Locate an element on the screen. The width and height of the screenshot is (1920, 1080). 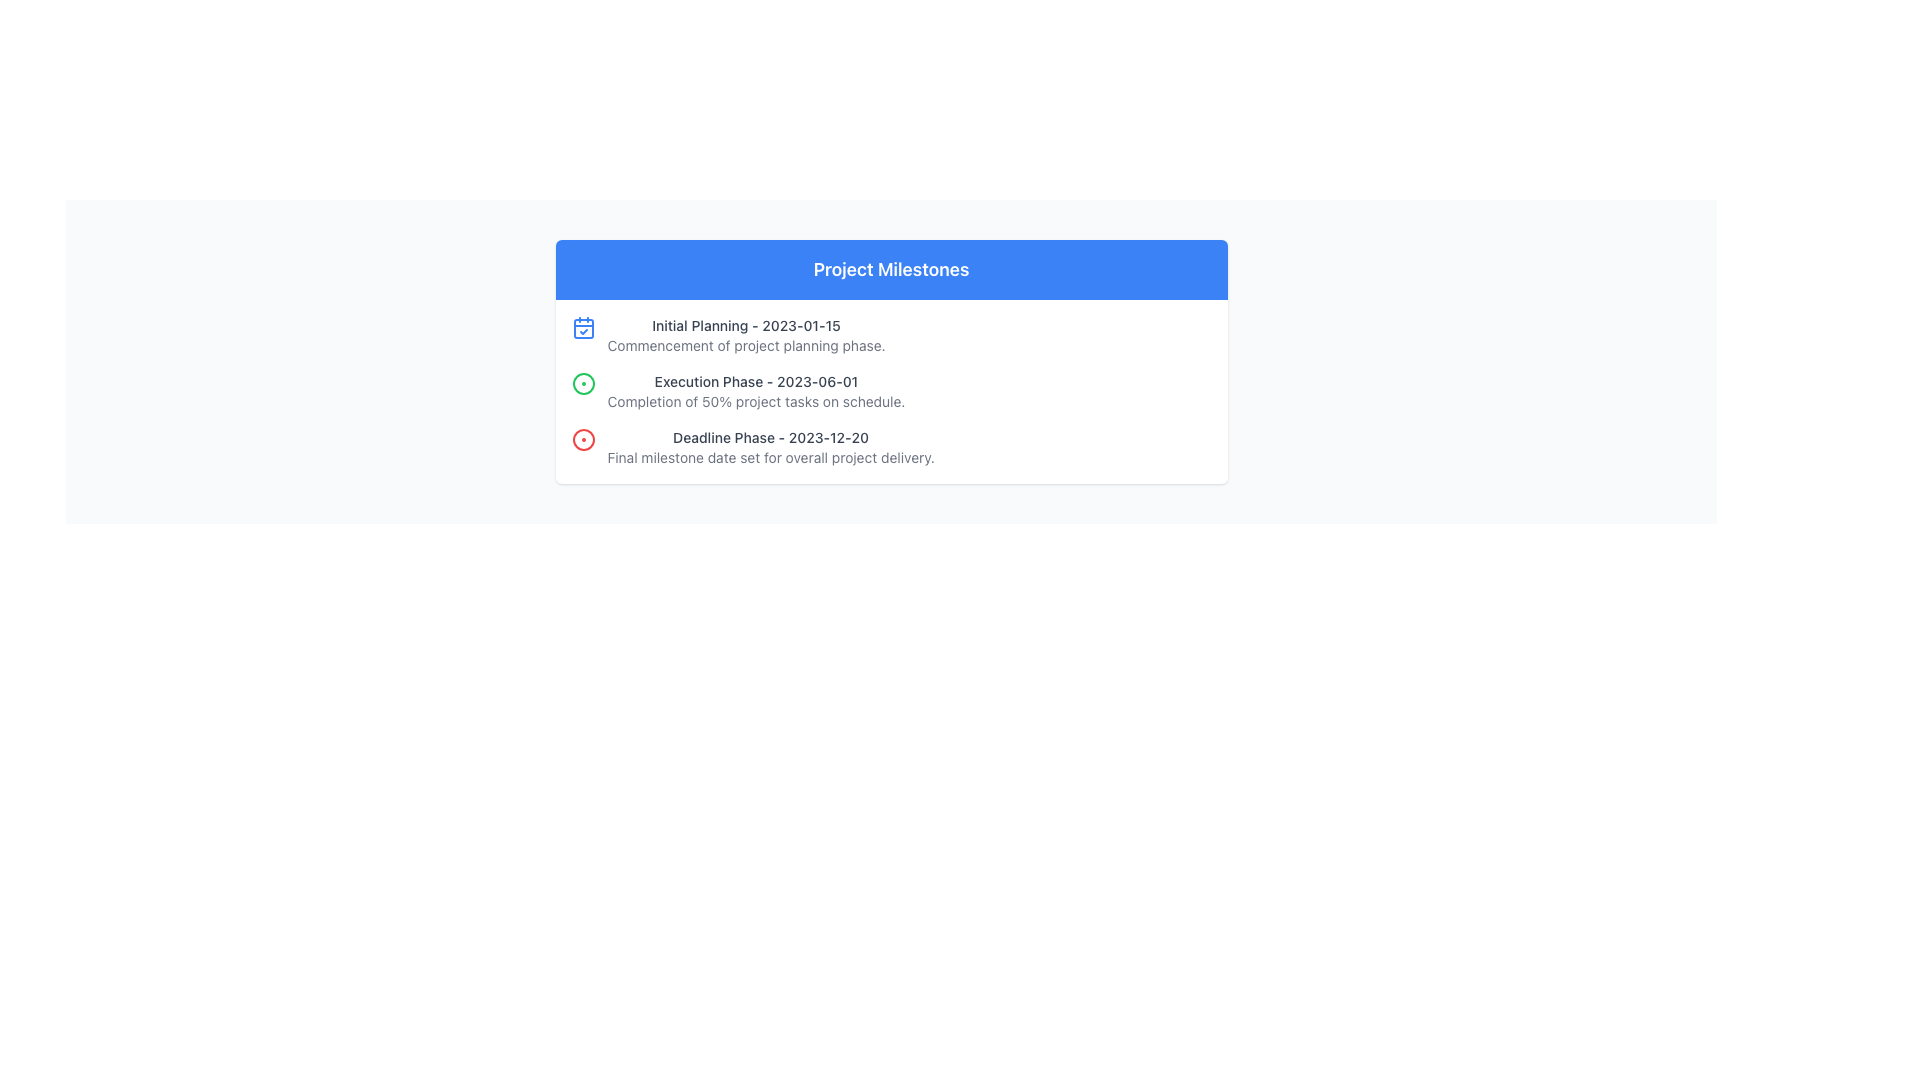
text from the Text Label that displays 'Deadline Phase - 2023-12-20', which is centrally positioned within the 'Project Milestones' section is located at coordinates (770, 437).